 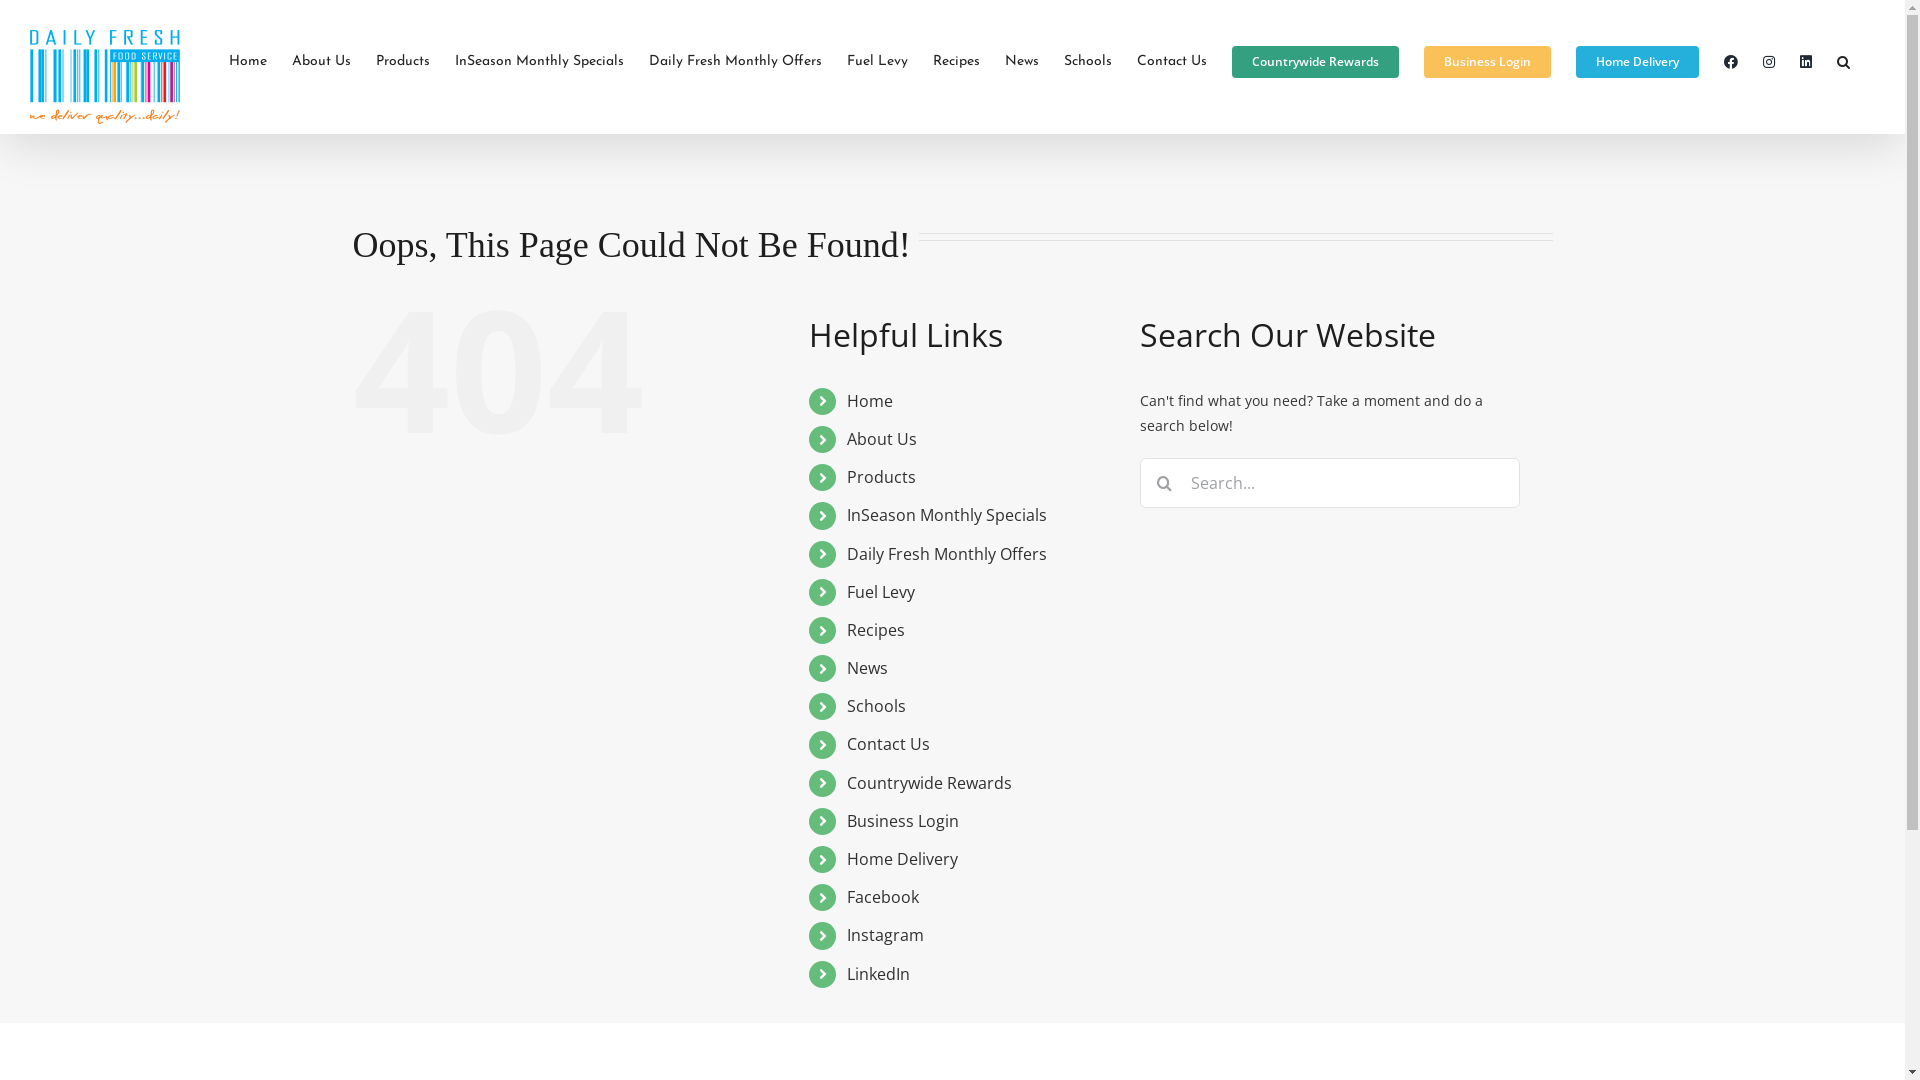 What do you see at coordinates (928, 782) in the screenshot?
I see `'Countrywide Rewards'` at bounding box center [928, 782].